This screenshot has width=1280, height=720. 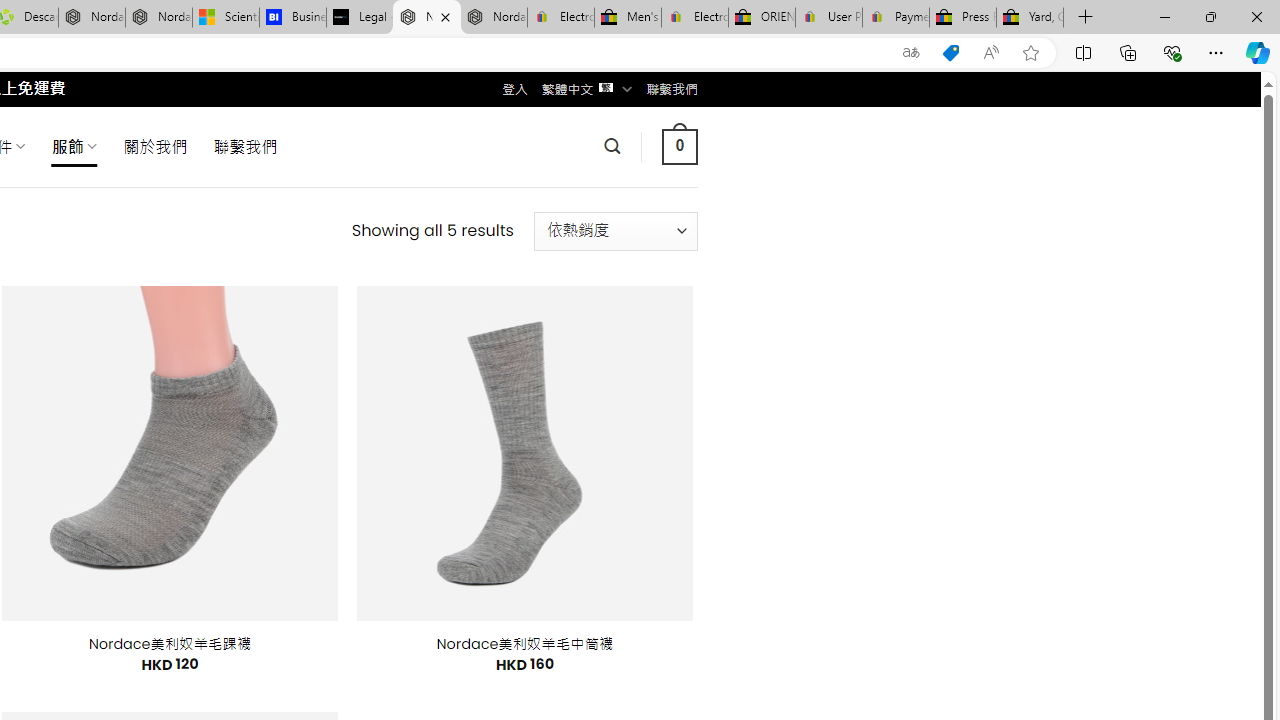 What do you see at coordinates (963, 17) in the screenshot?
I see `'Press Room - eBay Inc.'` at bounding box center [963, 17].